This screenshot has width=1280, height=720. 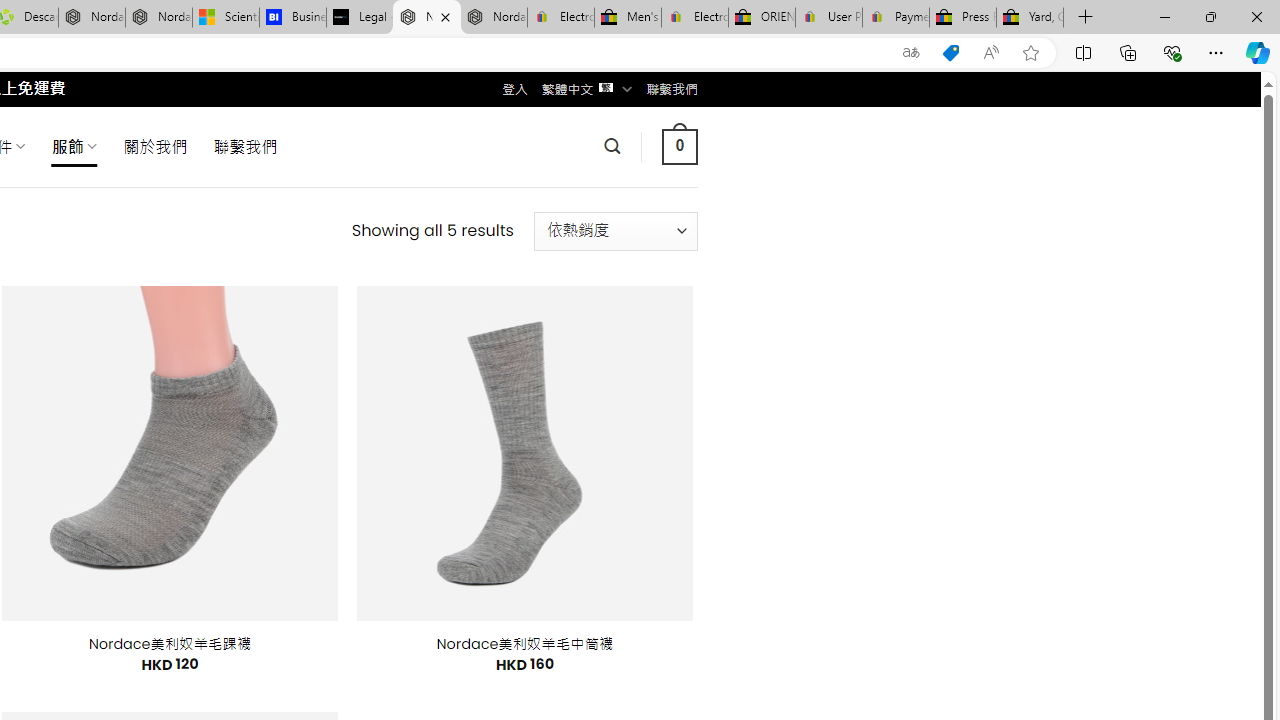 What do you see at coordinates (963, 17) in the screenshot?
I see `'Press Room - eBay Inc.'` at bounding box center [963, 17].